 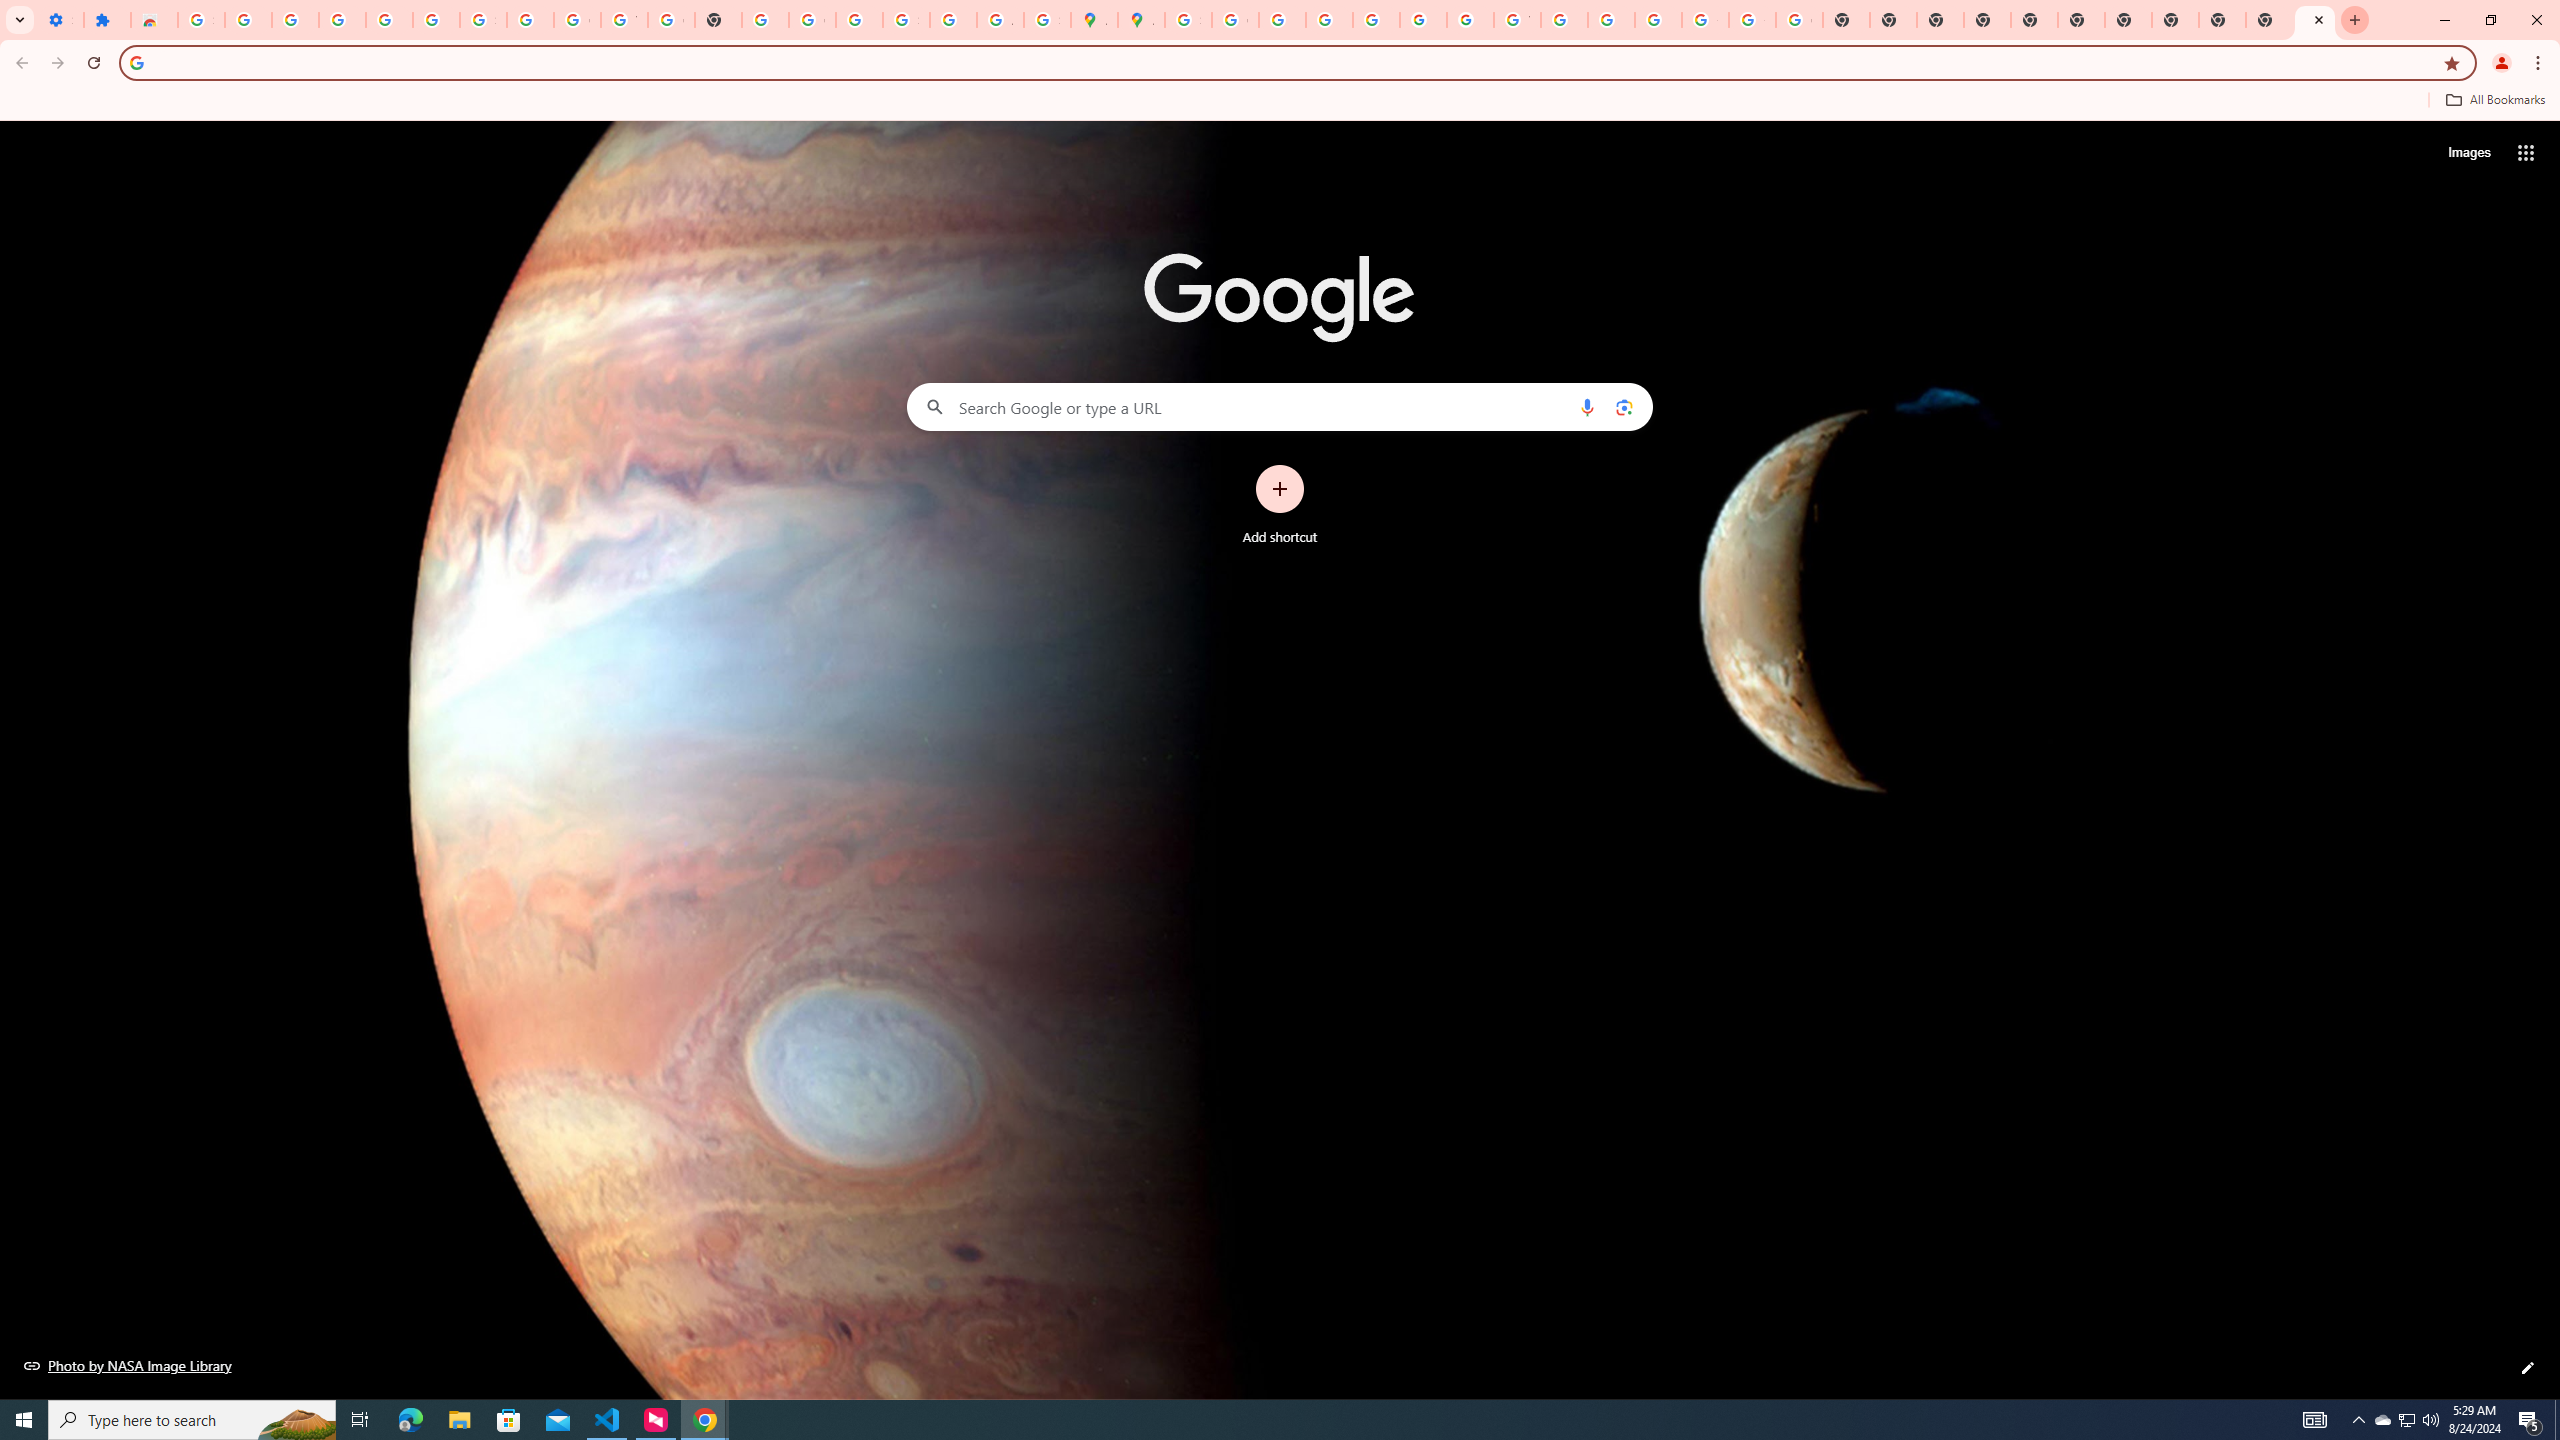 I want to click on 'Search icon', so click(x=135, y=61).